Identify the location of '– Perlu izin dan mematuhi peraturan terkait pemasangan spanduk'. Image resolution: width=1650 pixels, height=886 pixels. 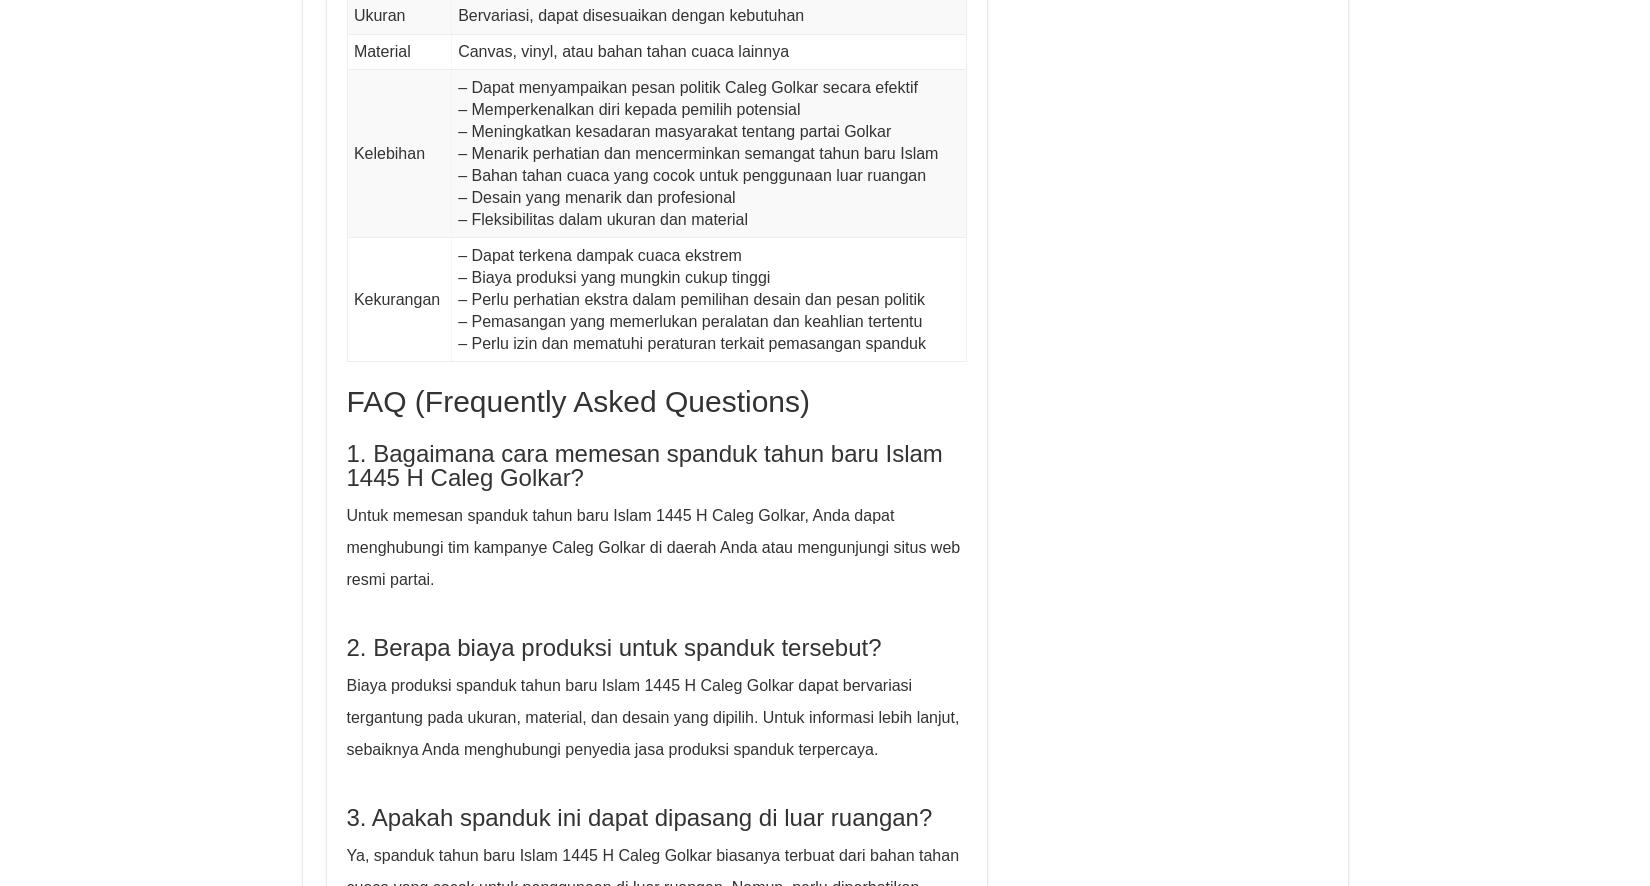
(691, 341).